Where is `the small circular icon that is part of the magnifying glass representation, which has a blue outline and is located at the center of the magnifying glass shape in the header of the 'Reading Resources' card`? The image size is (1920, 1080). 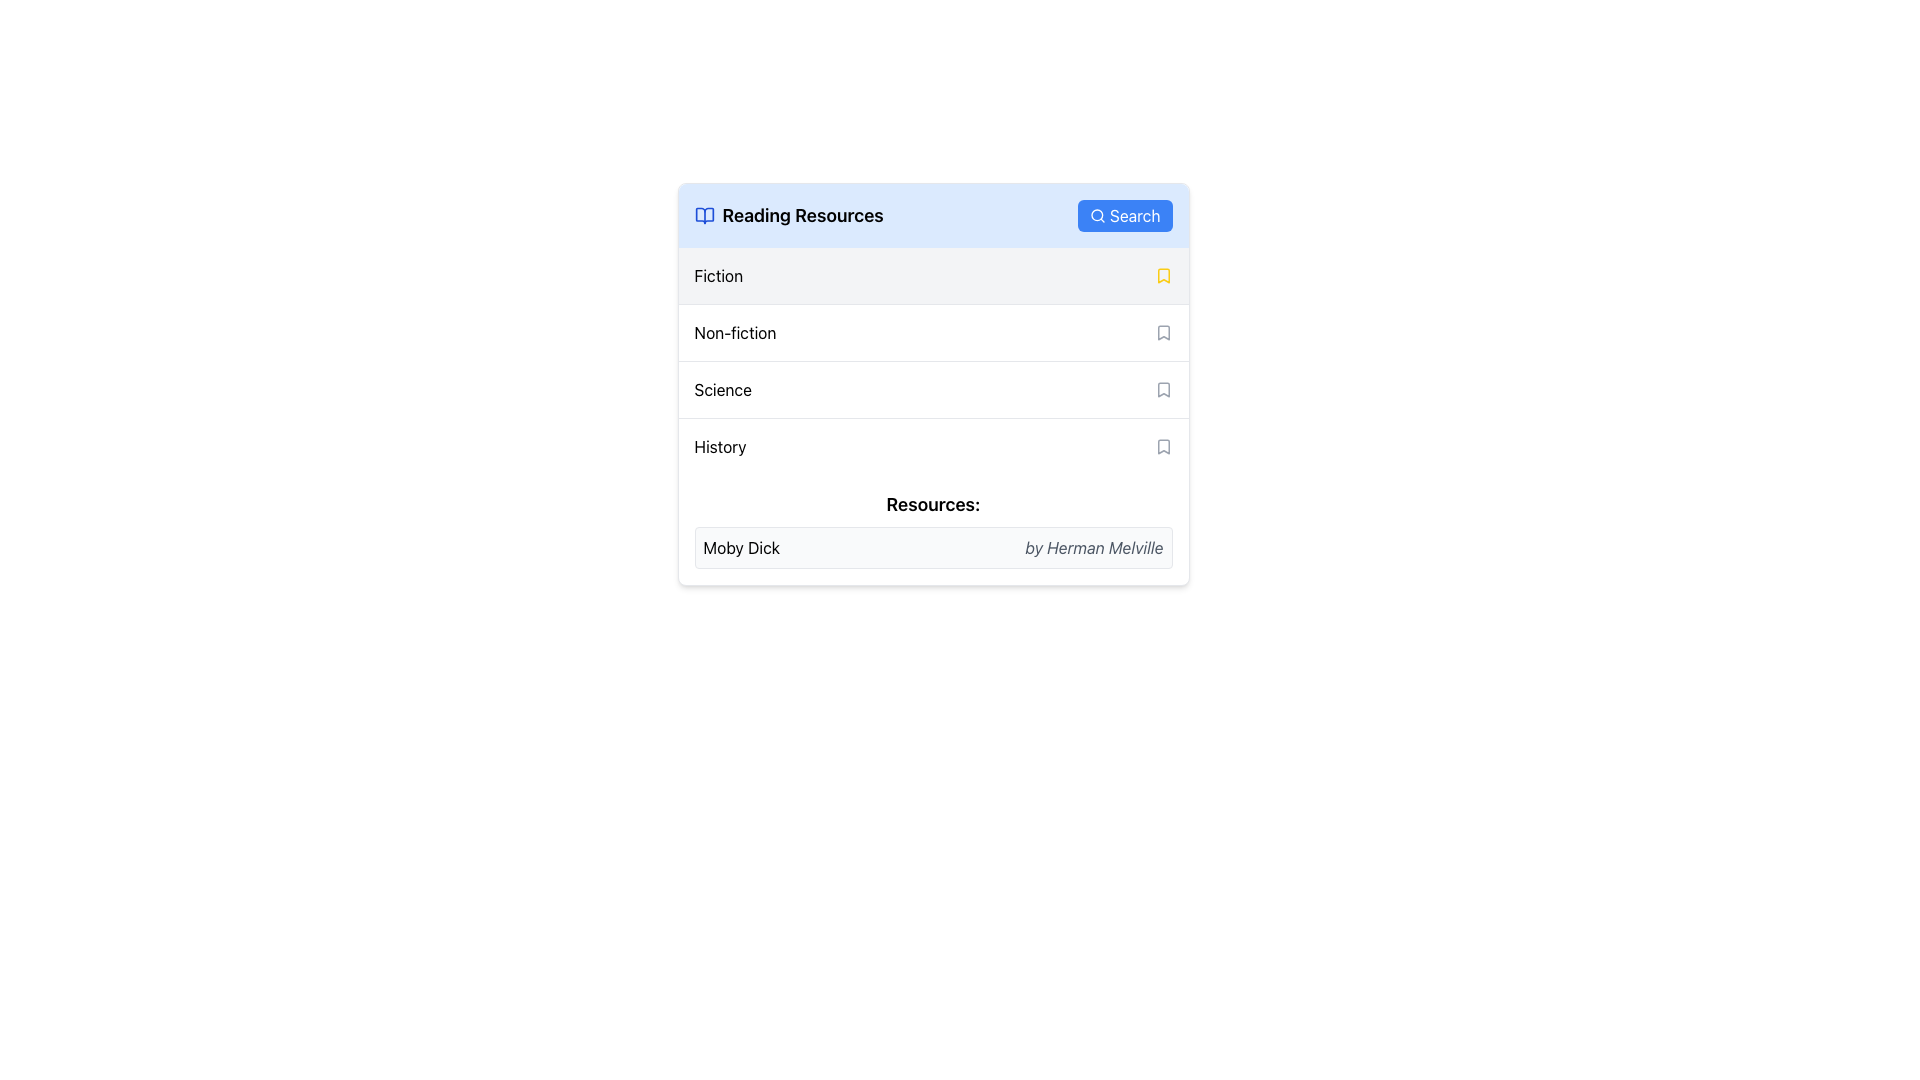
the small circular icon that is part of the magnifying glass representation, which has a blue outline and is located at the center of the magnifying glass shape in the header of the 'Reading Resources' card is located at coordinates (1096, 215).